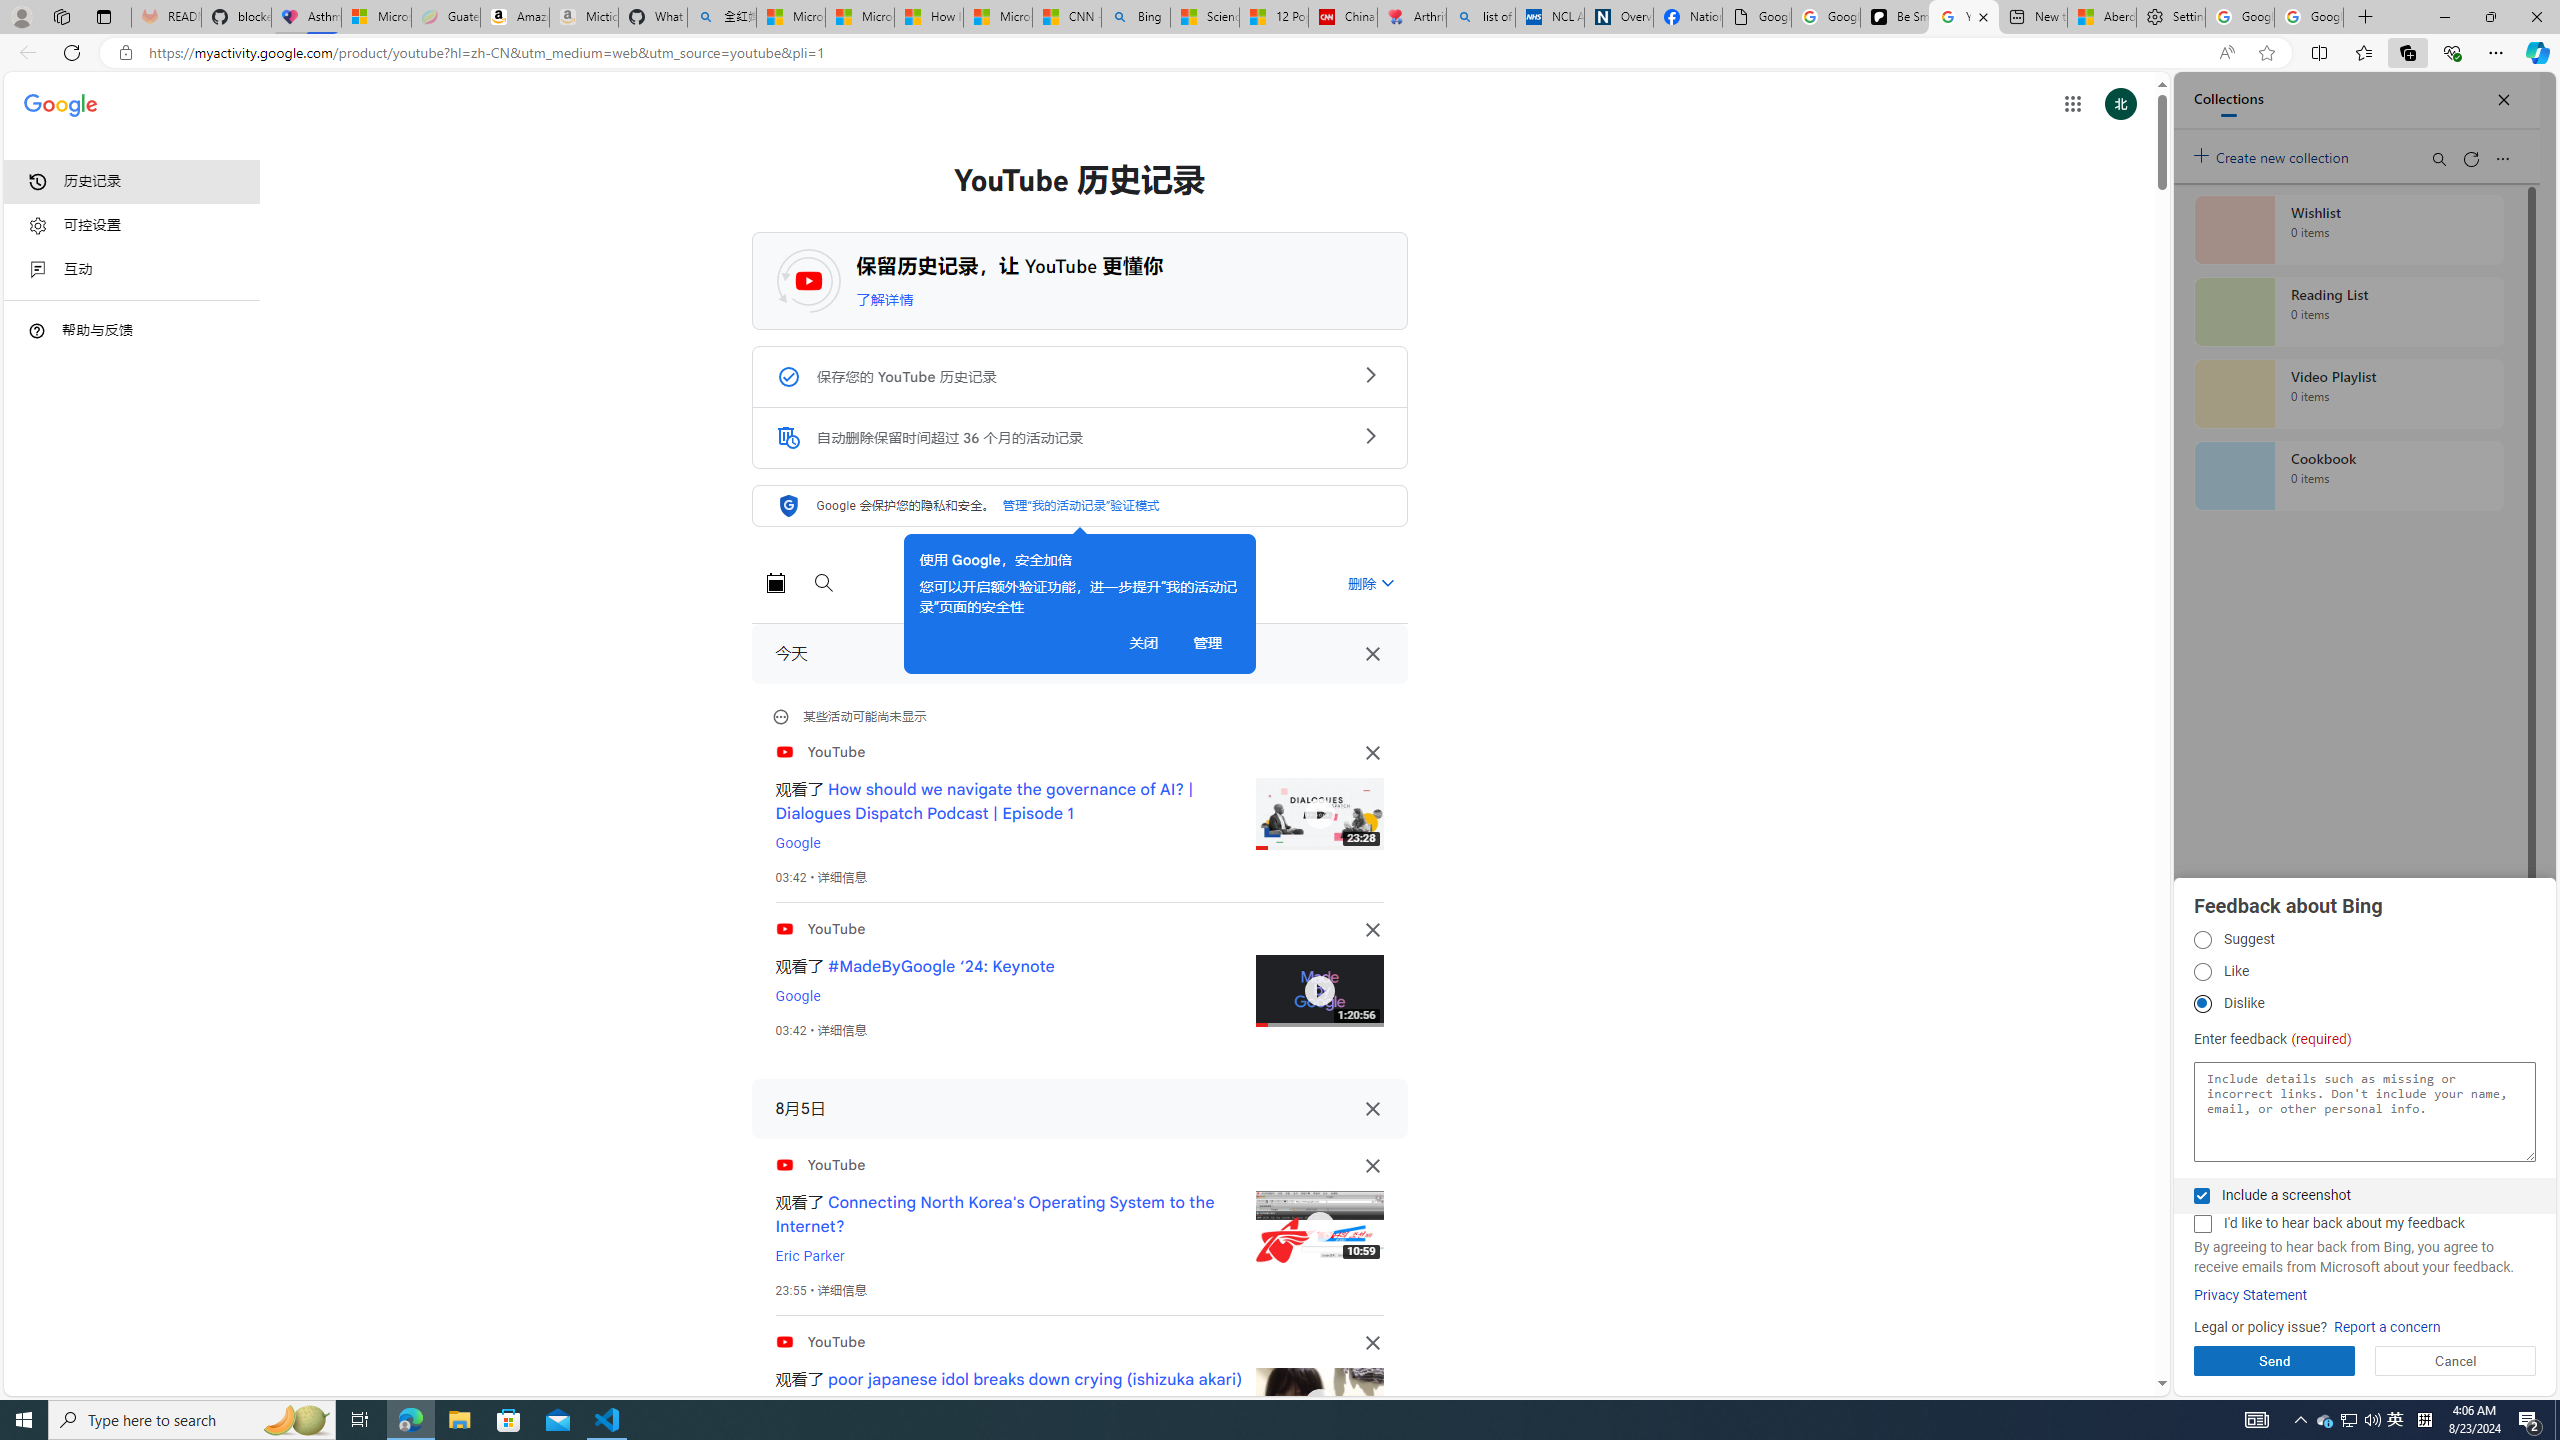 The height and width of the screenshot is (1440, 2560). I want to click on 'Include a screenshot Include a screenshot', so click(2201, 1194).